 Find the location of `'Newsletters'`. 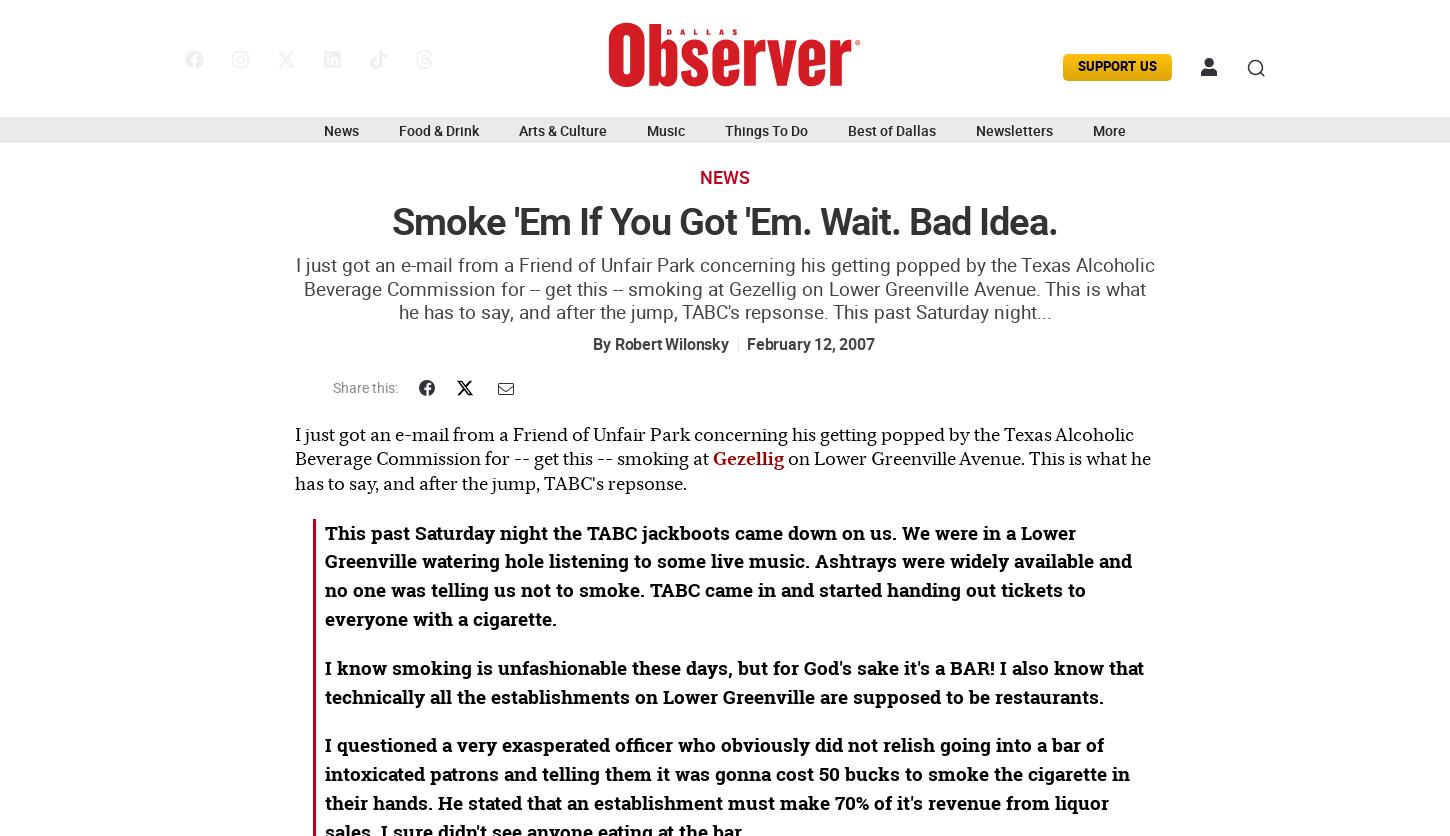

'Newsletters' is located at coordinates (1014, 128).